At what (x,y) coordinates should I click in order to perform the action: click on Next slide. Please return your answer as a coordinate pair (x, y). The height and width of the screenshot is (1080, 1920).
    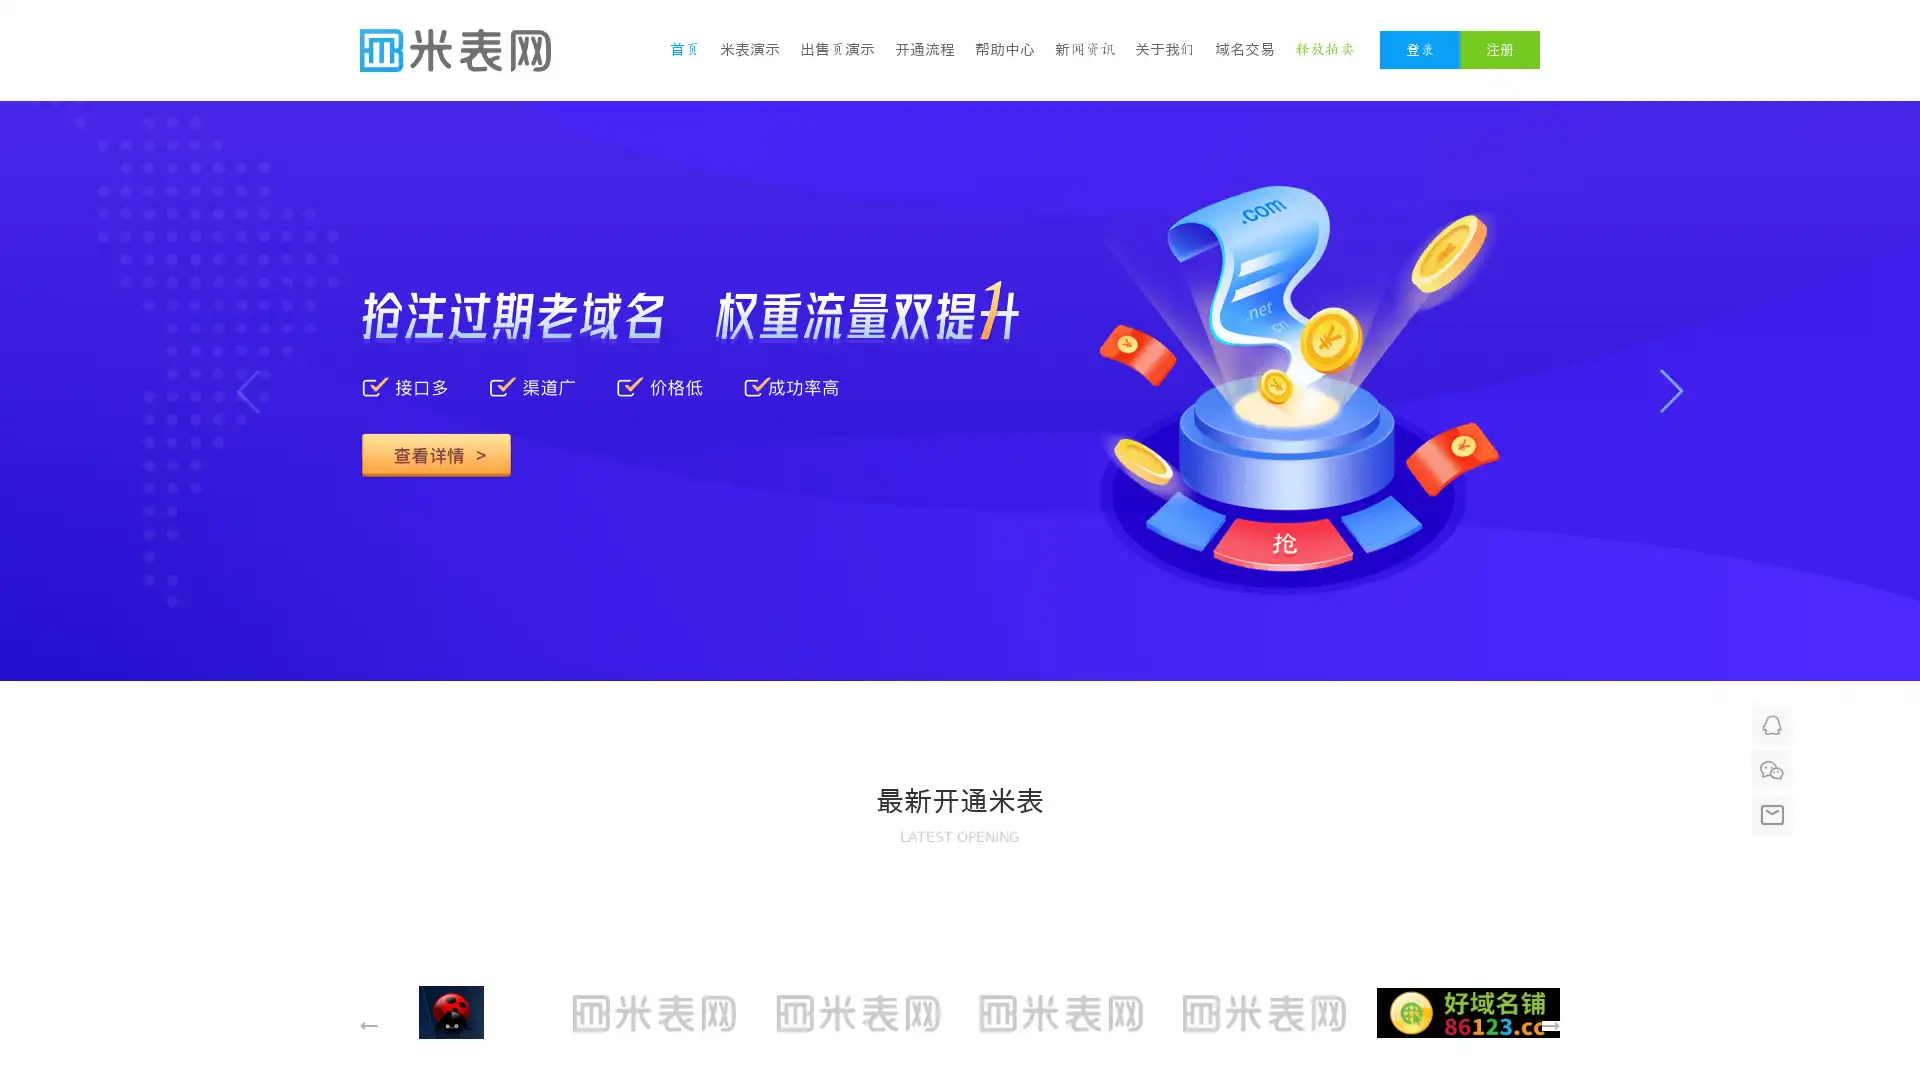
    Looking at the image, I should click on (1223, 680).